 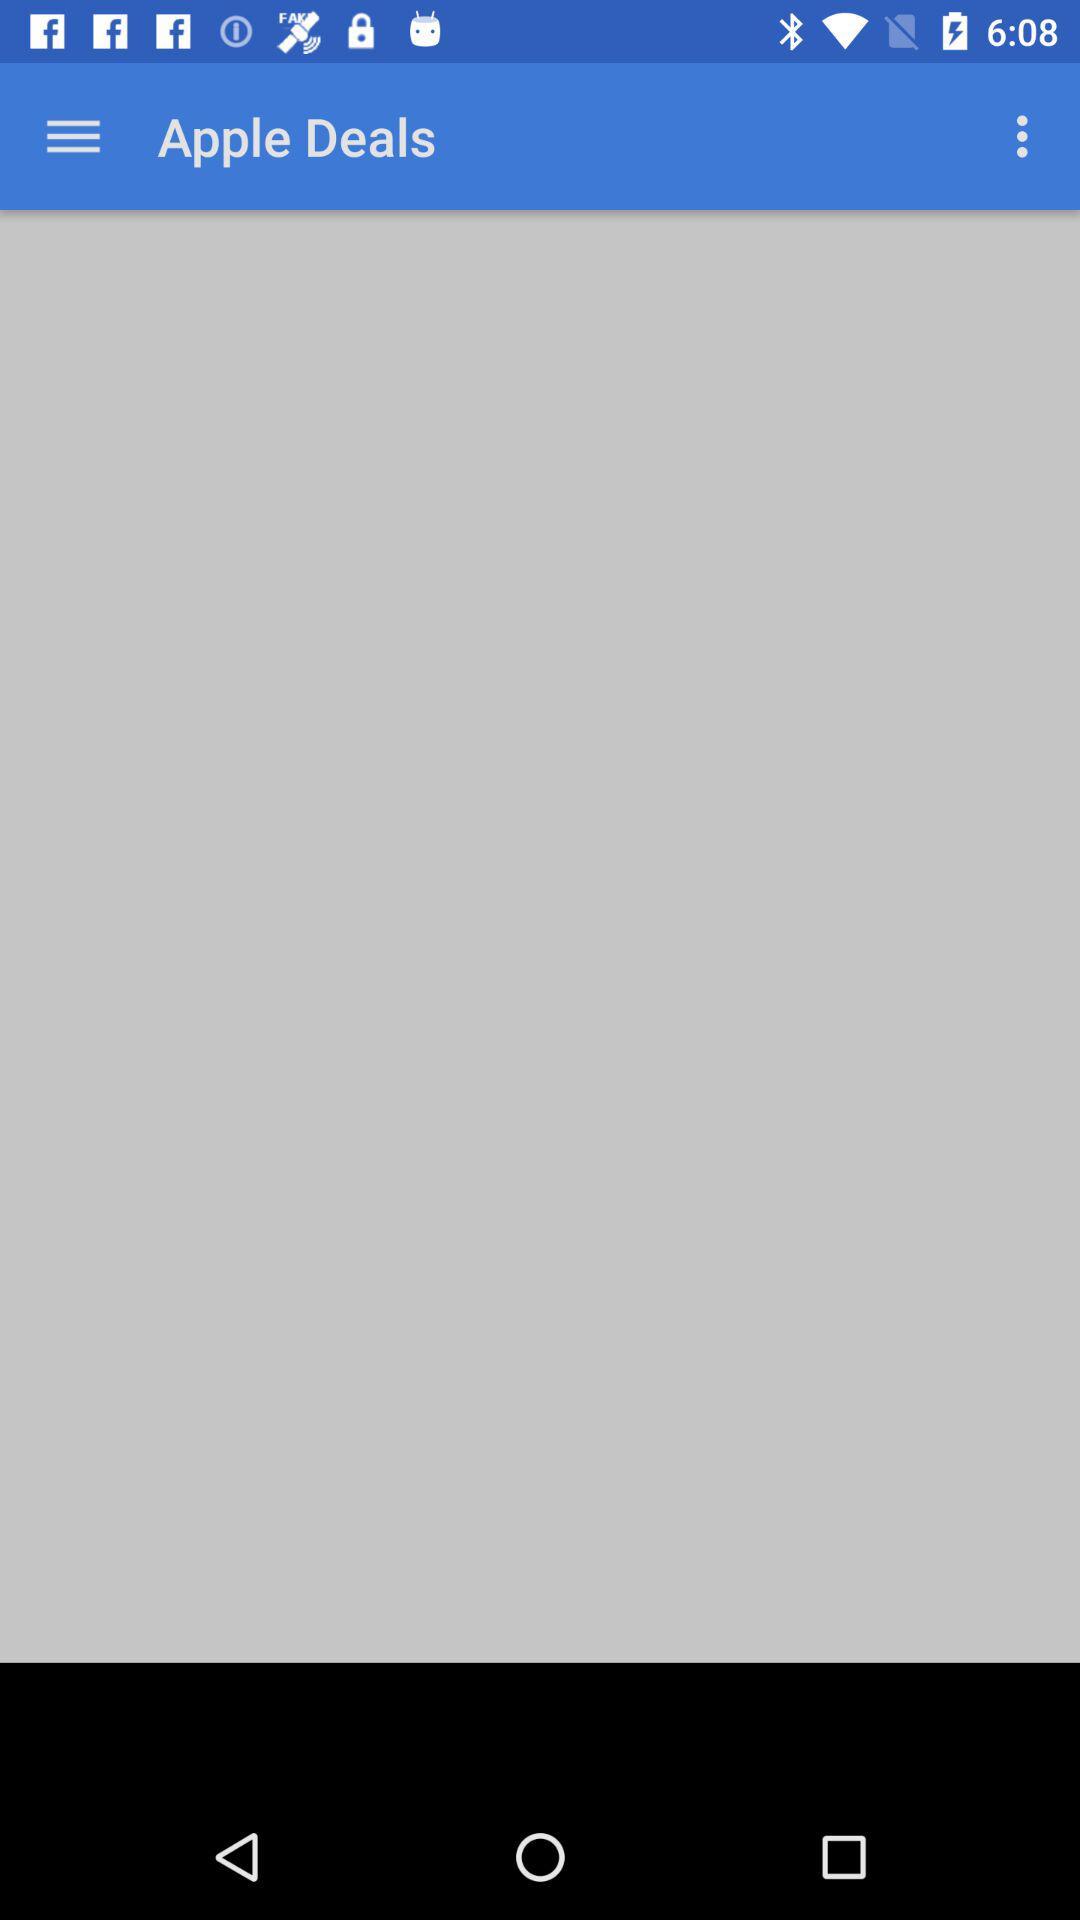 What do you see at coordinates (72, 135) in the screenshot?
I see `icon next to apple deals item` at bounding box center [72, 135].